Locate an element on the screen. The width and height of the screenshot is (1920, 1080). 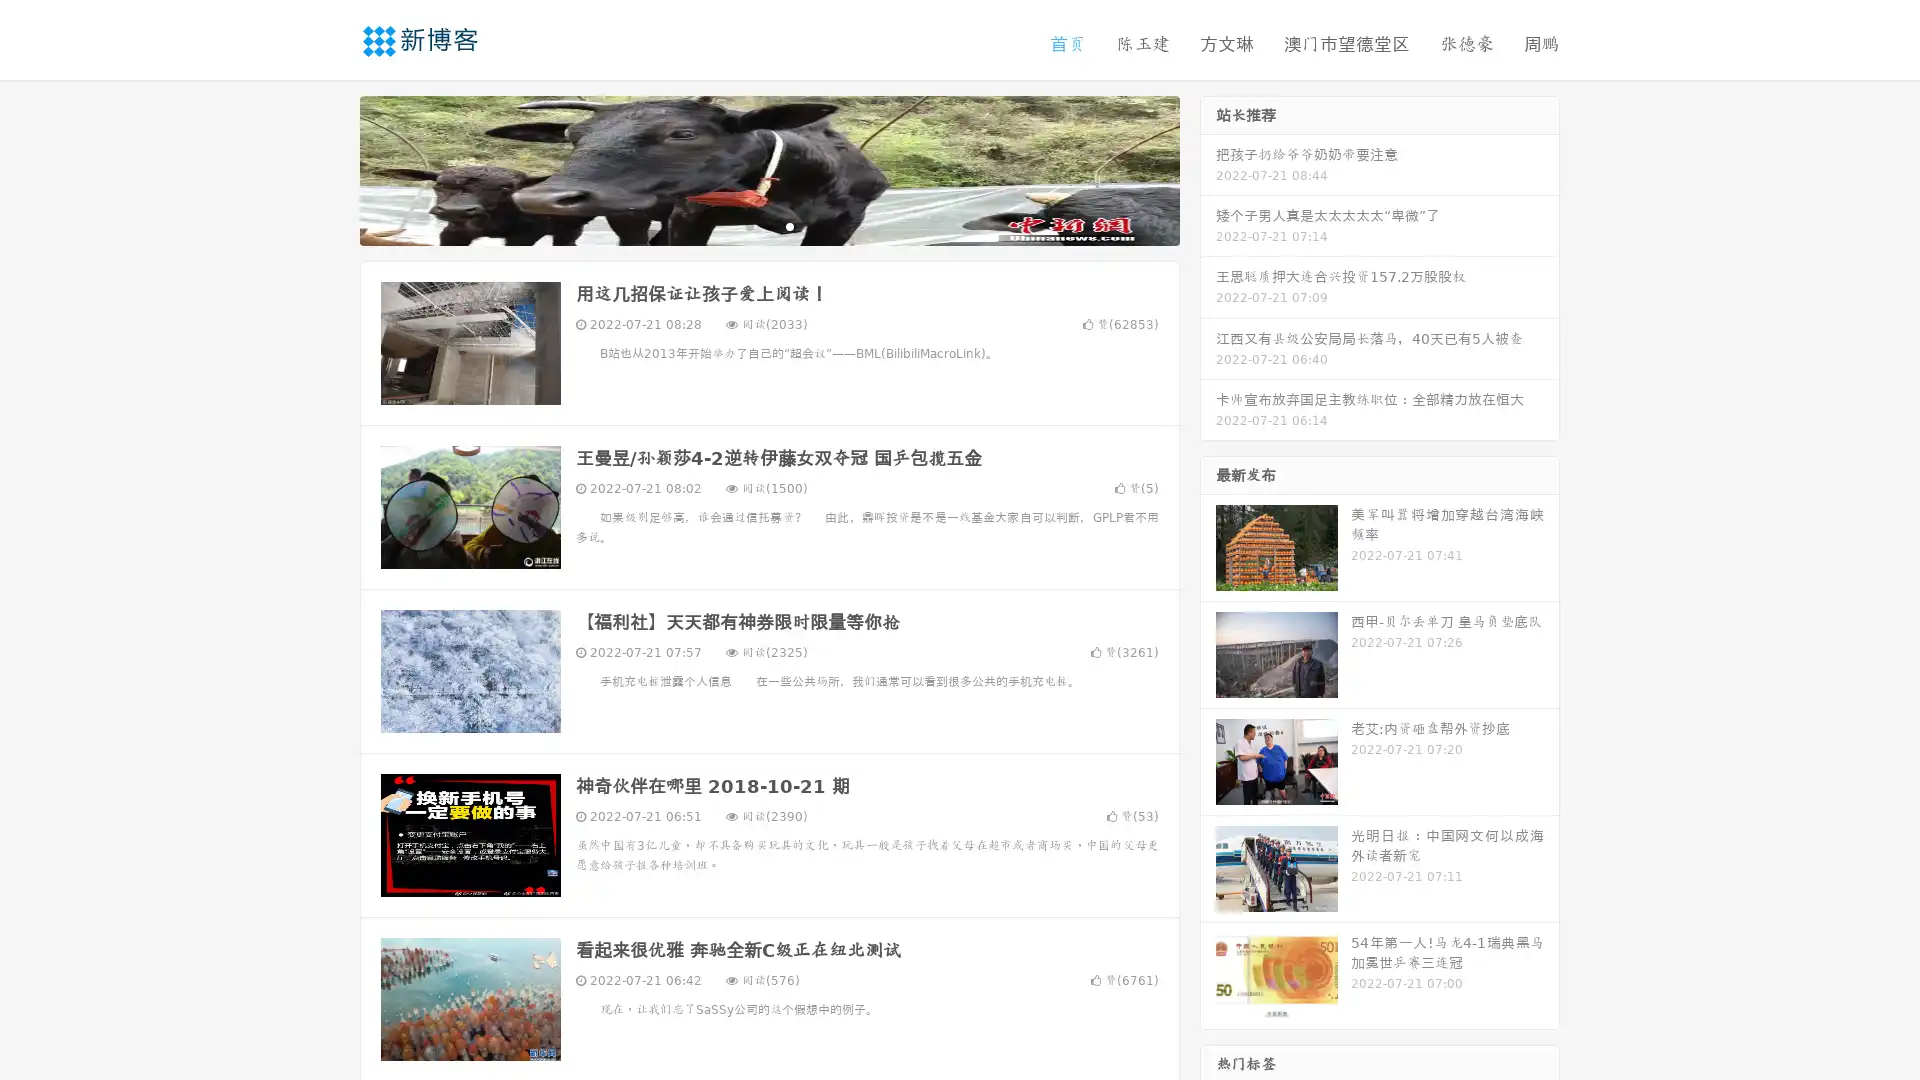
Previous slide is located at coordinates (330, 168).